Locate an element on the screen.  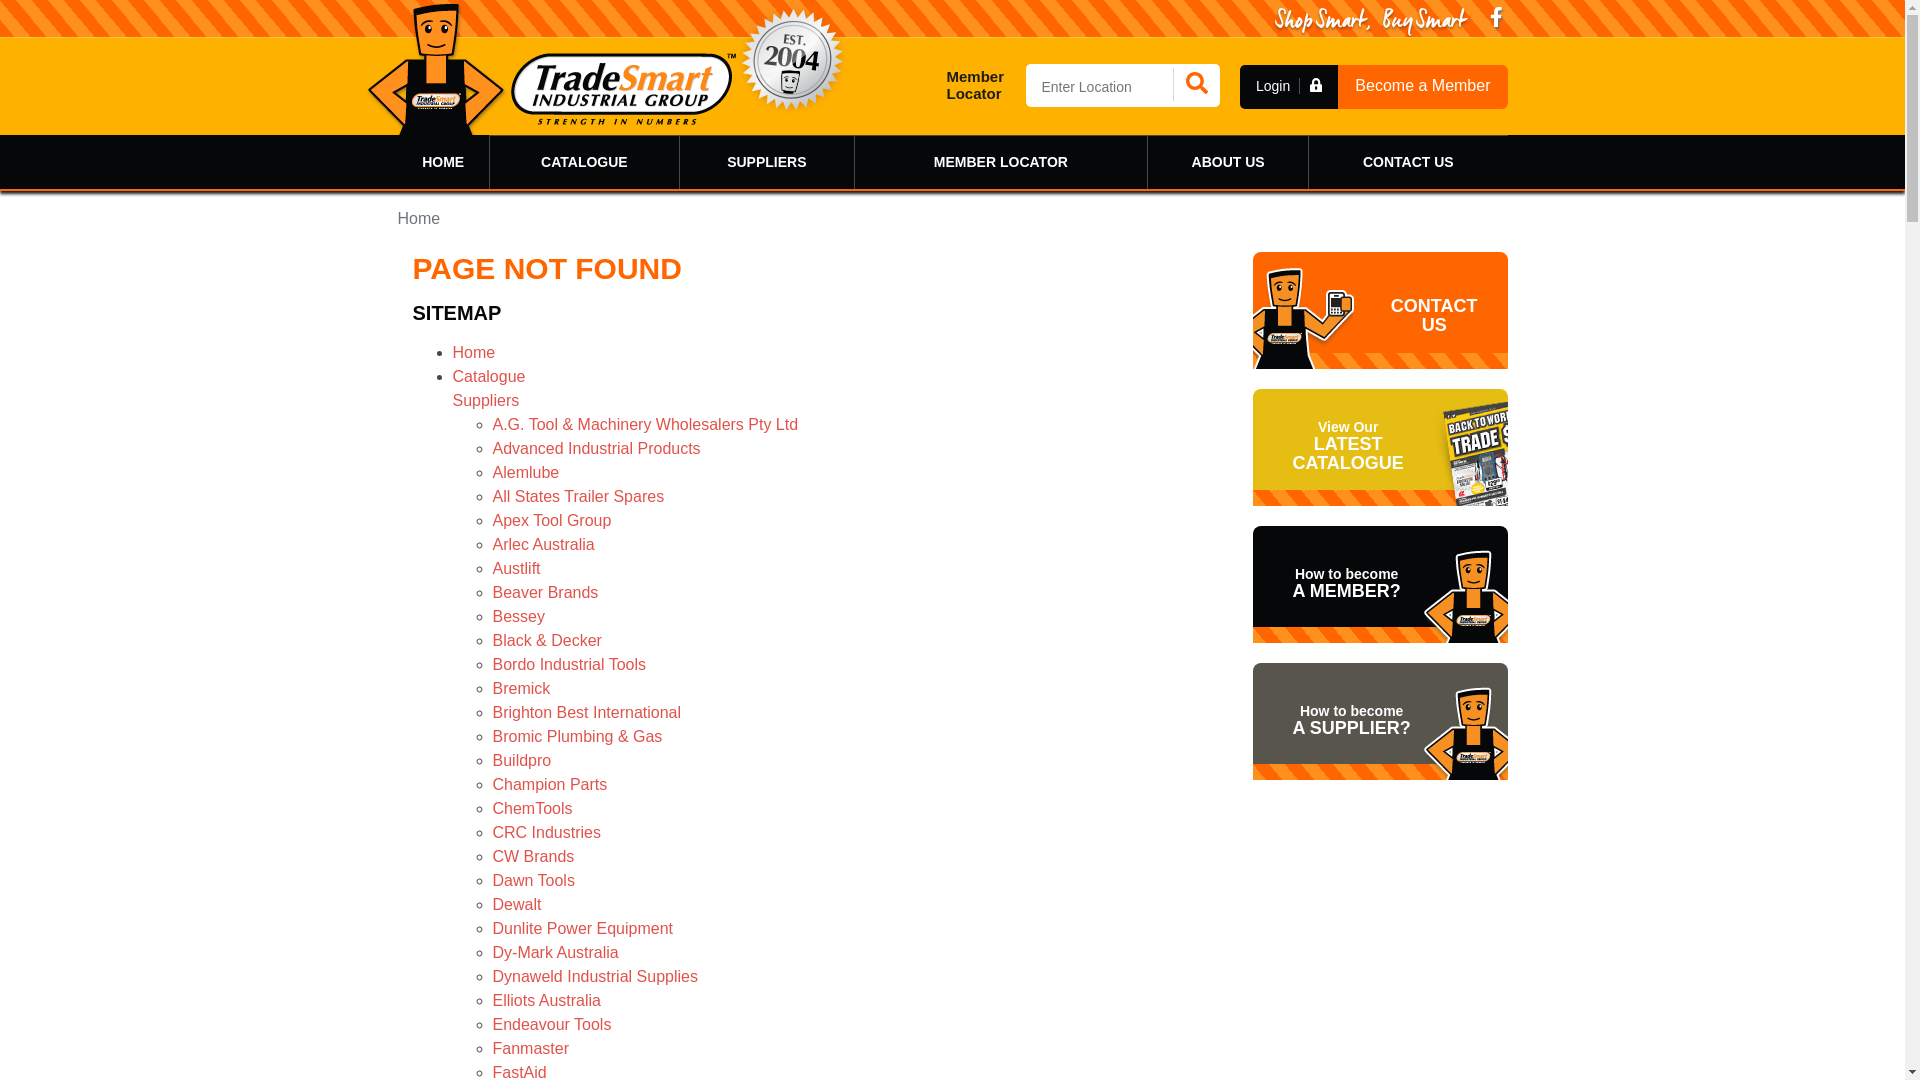
'CONTACT US' is located at coordinates (1406, 161).